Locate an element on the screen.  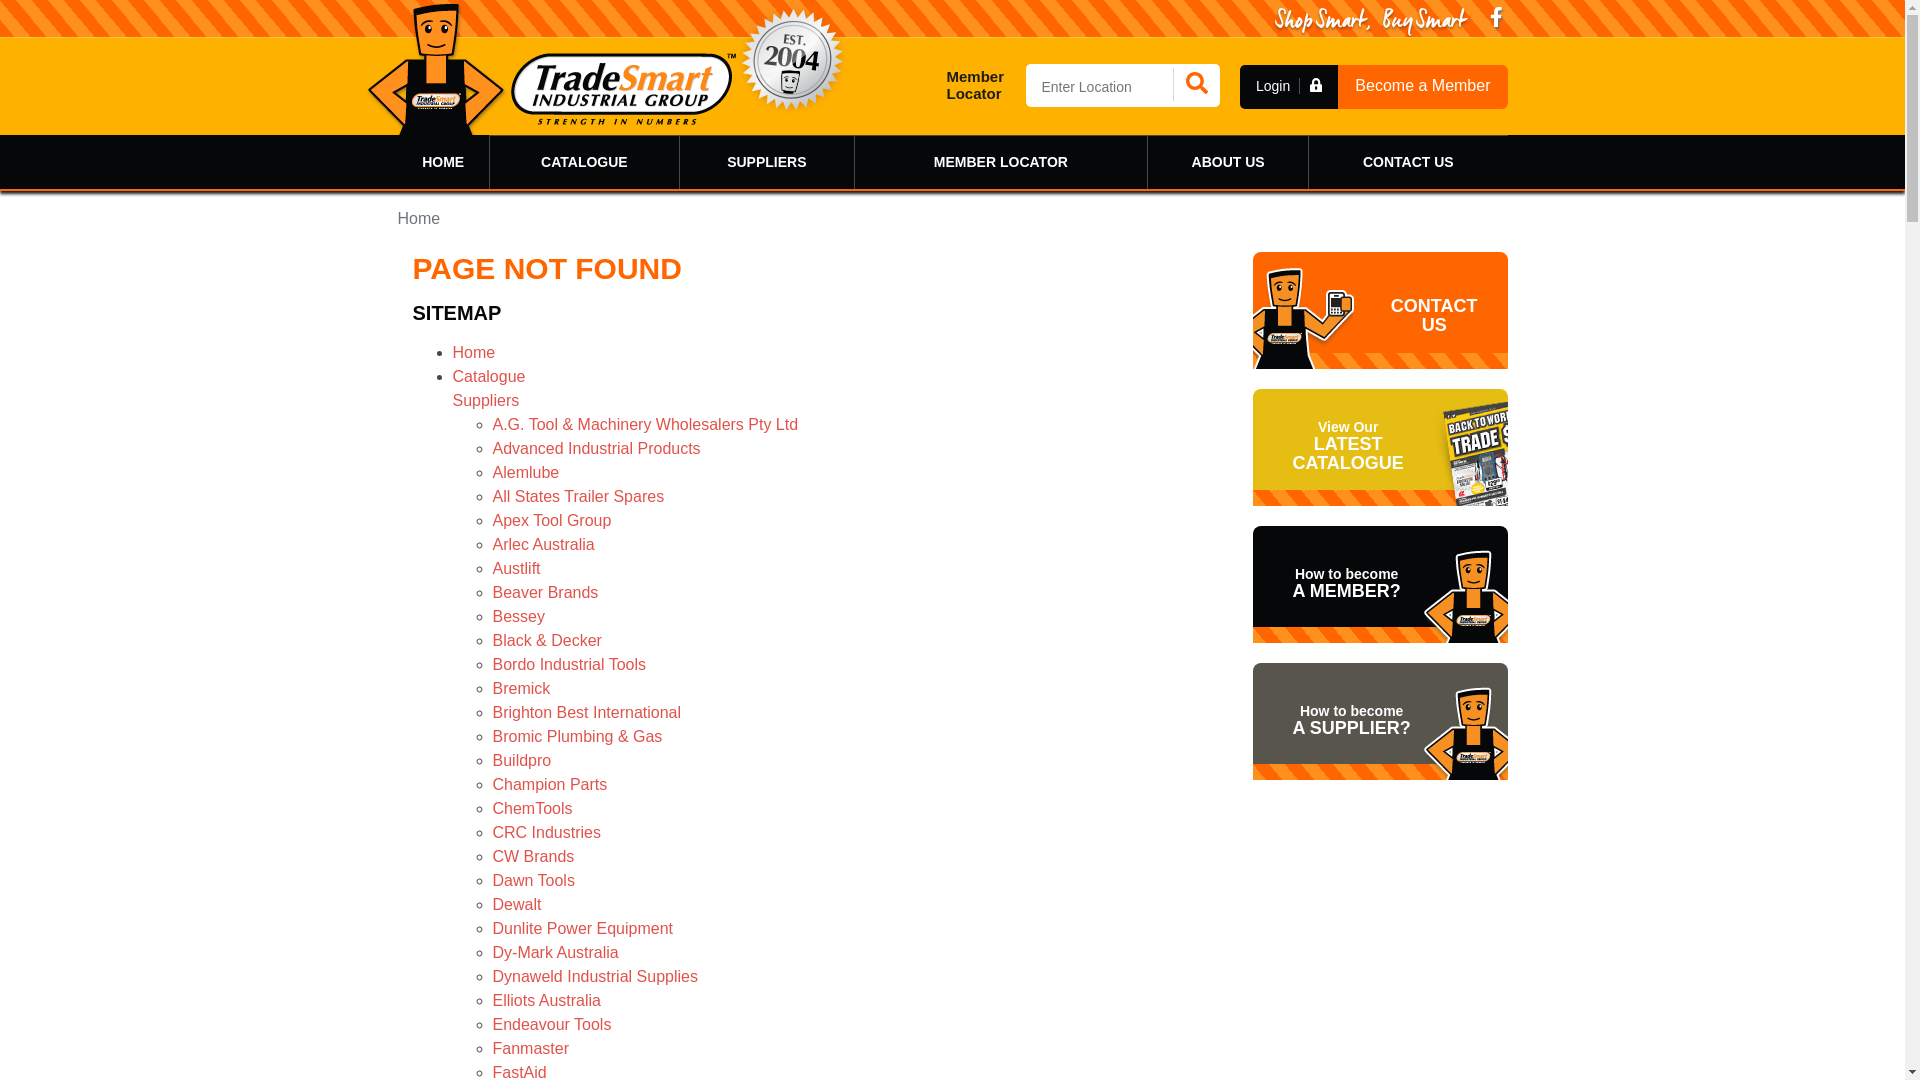
'CONTACT US' is located at coordinates (1406, 161).